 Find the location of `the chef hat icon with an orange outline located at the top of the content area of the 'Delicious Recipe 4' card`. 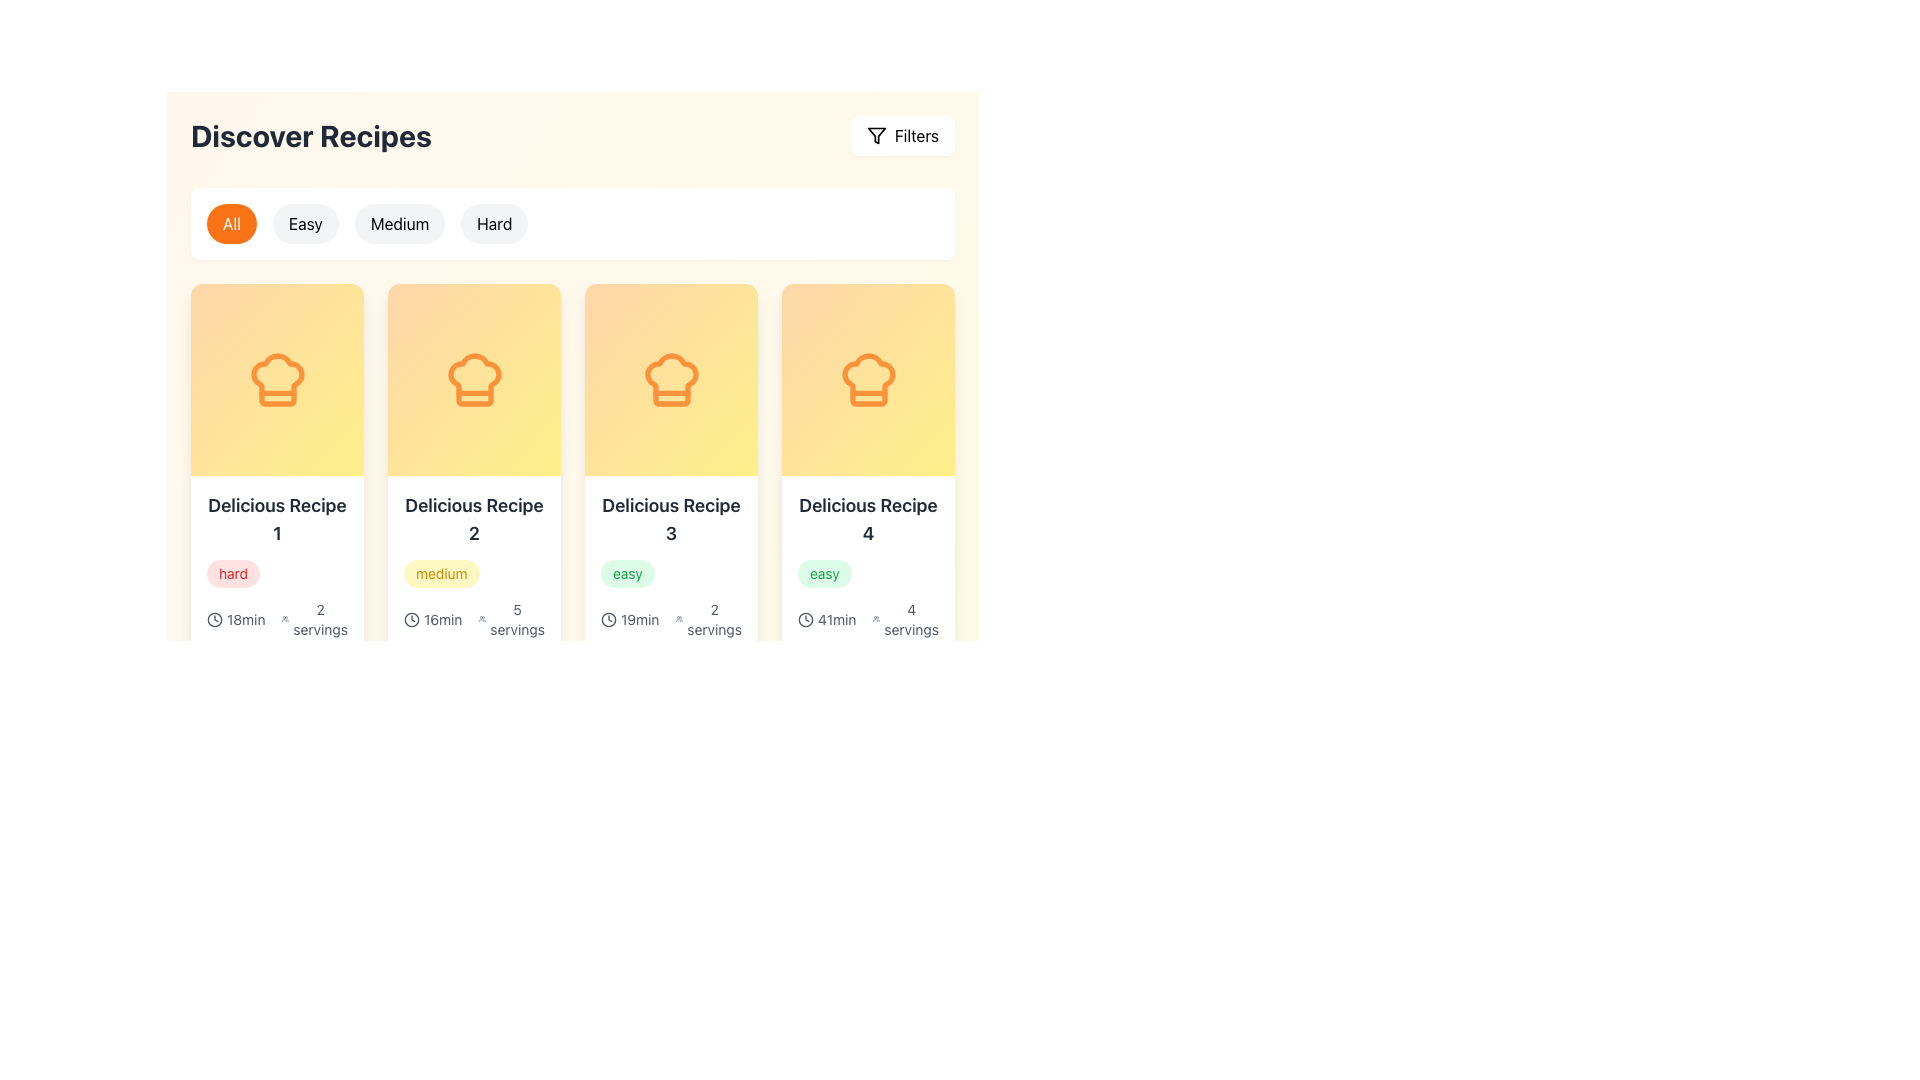

the chef hat icon with an orange outline located at the top of the content area of the 'Delicious Recipe 4' card is located at coordinates (868, 379).